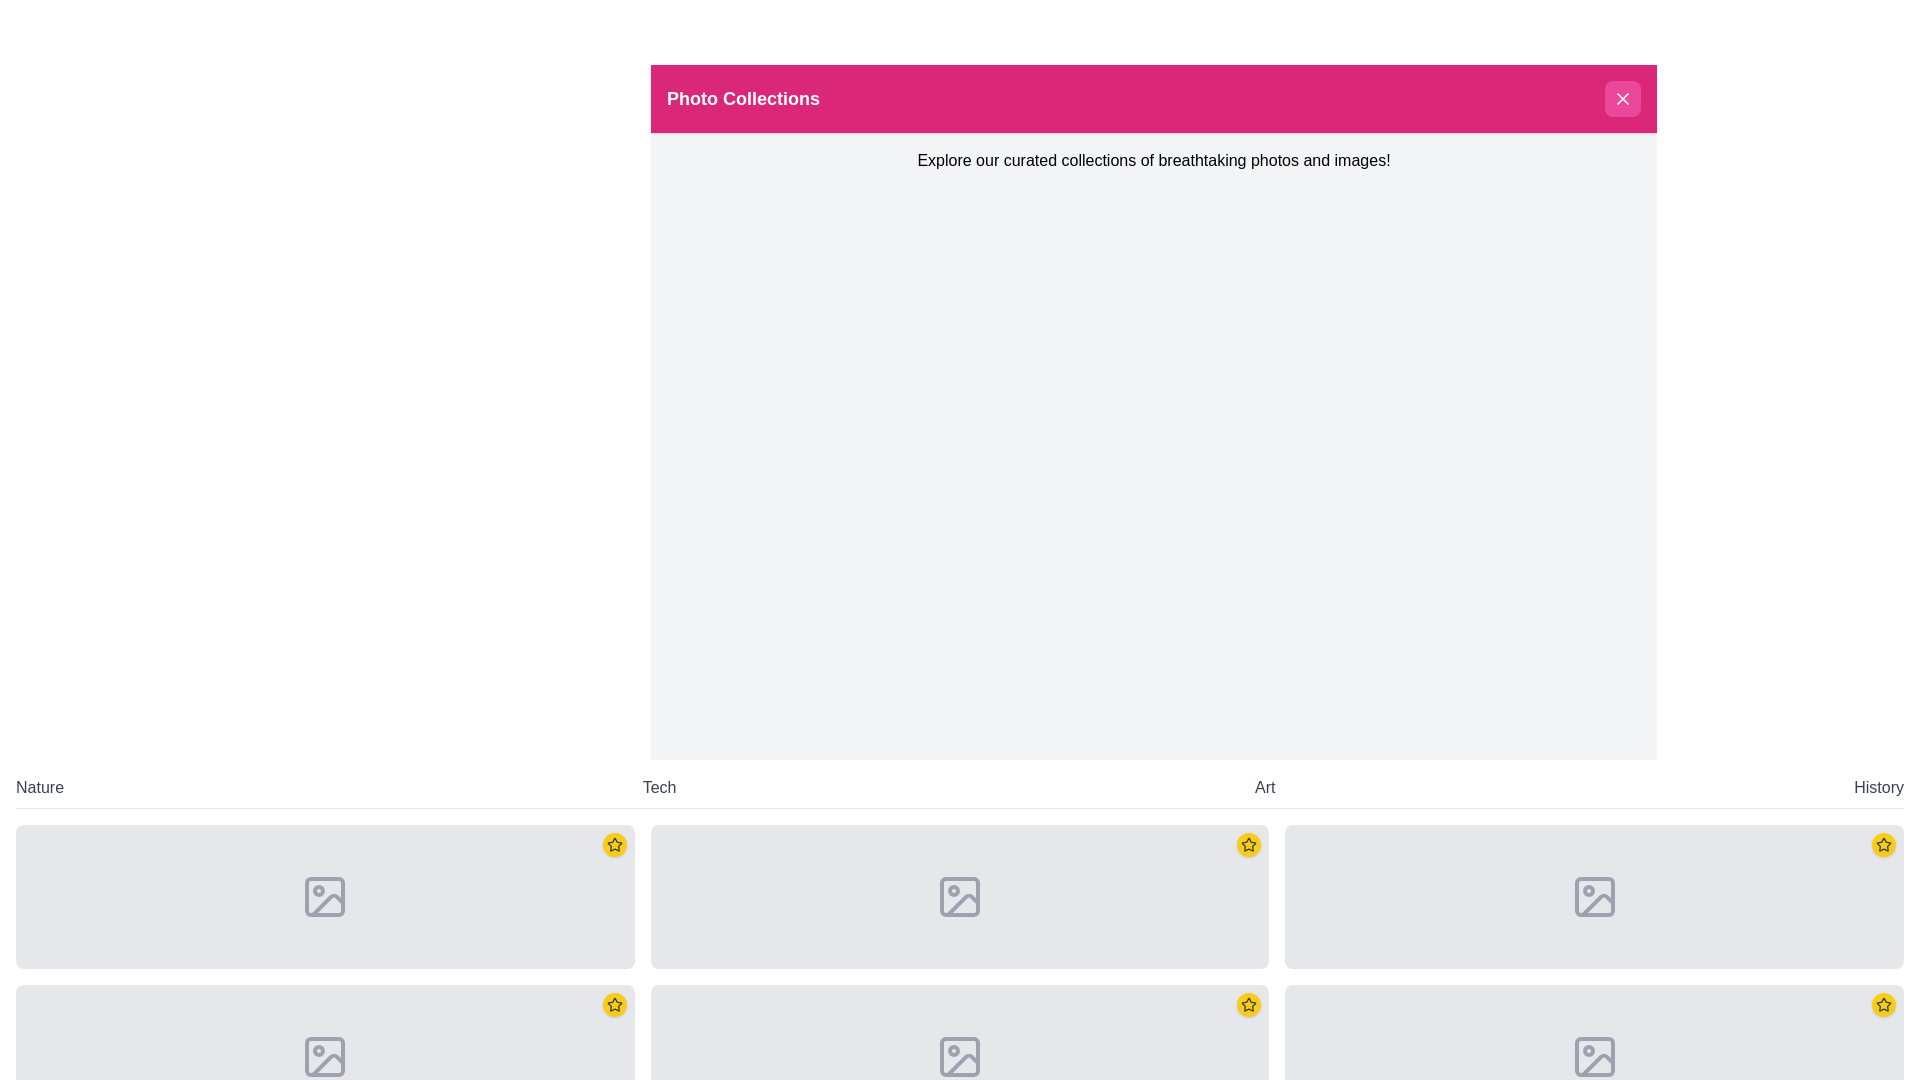 This screenshot has width=1920, height=1080. Describe the element at coordinates (1882, 1004) in the screenshot. I see `the star-shaped icon with a gold fill located at the top-right corner of its containing card in the third column of the second row of items in a grid layout` at that location.